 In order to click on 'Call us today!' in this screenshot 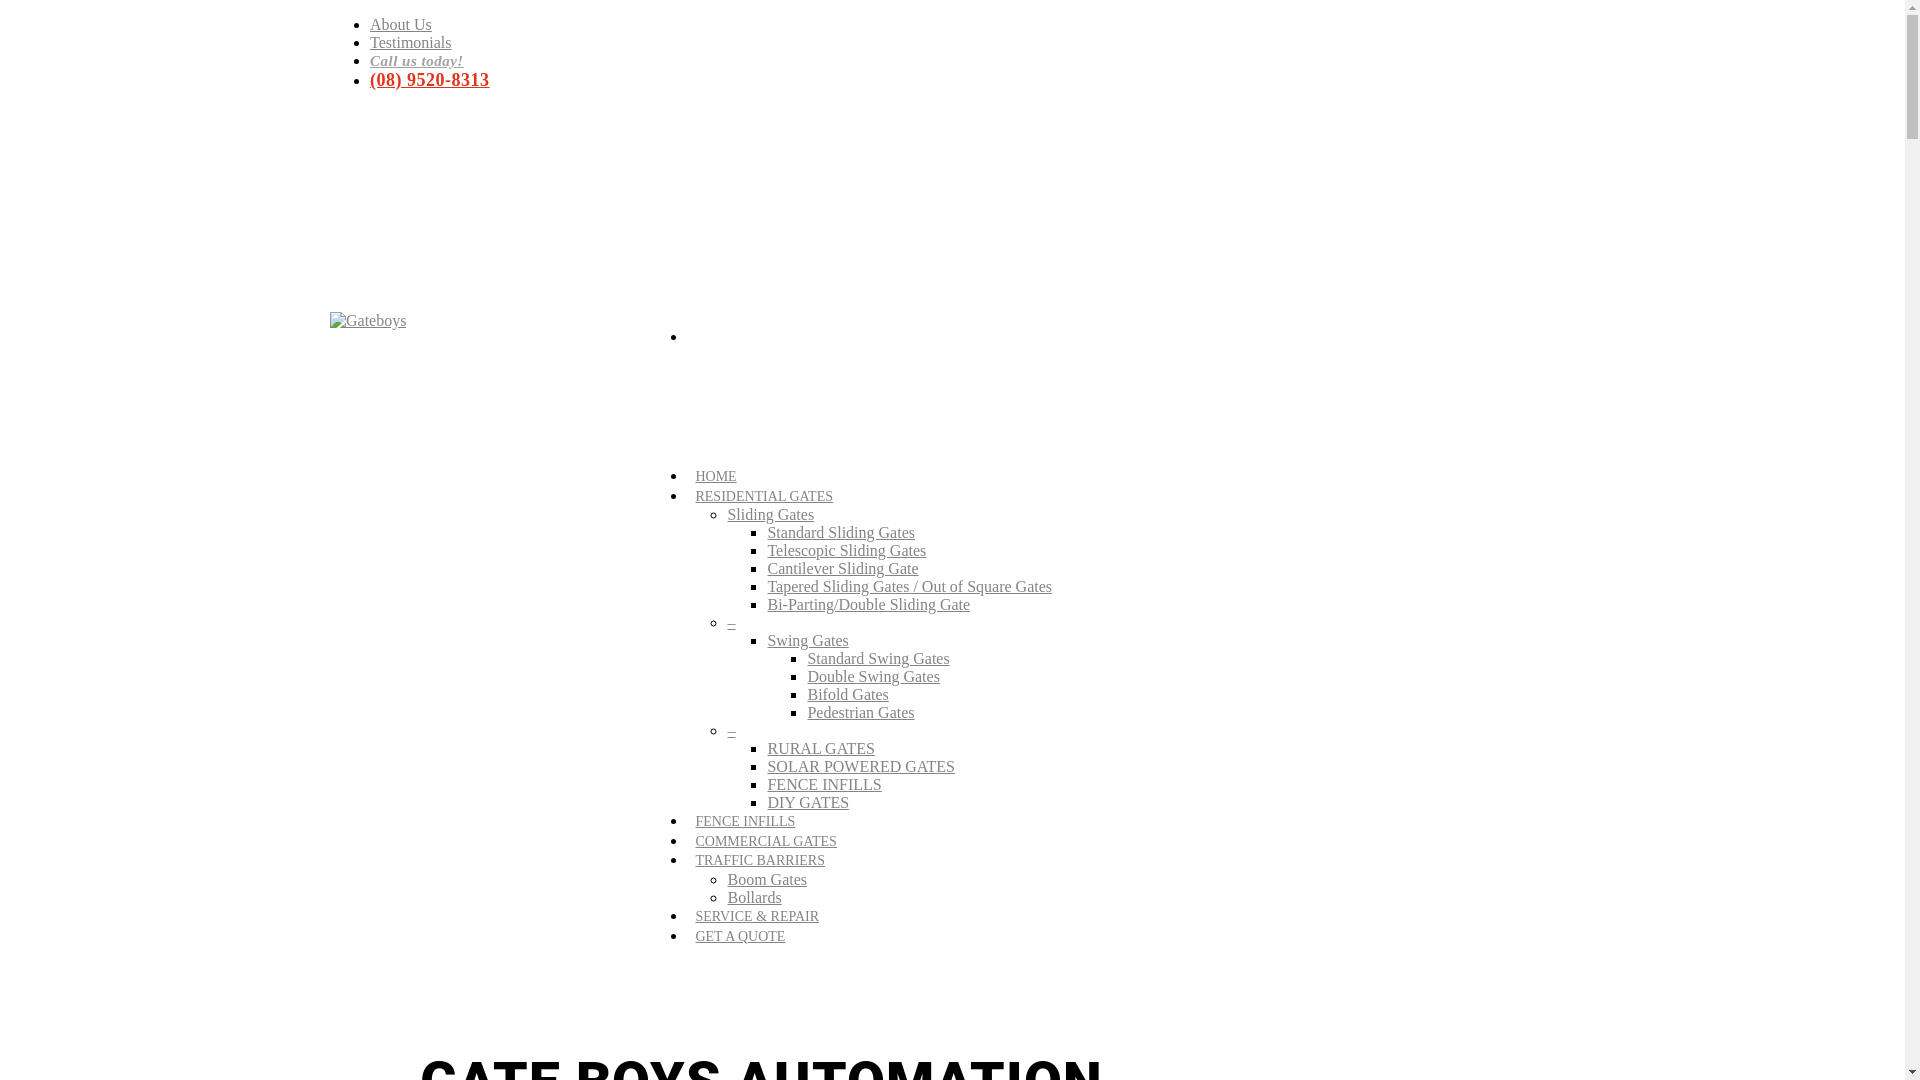, I will do `click(416, 60)`.